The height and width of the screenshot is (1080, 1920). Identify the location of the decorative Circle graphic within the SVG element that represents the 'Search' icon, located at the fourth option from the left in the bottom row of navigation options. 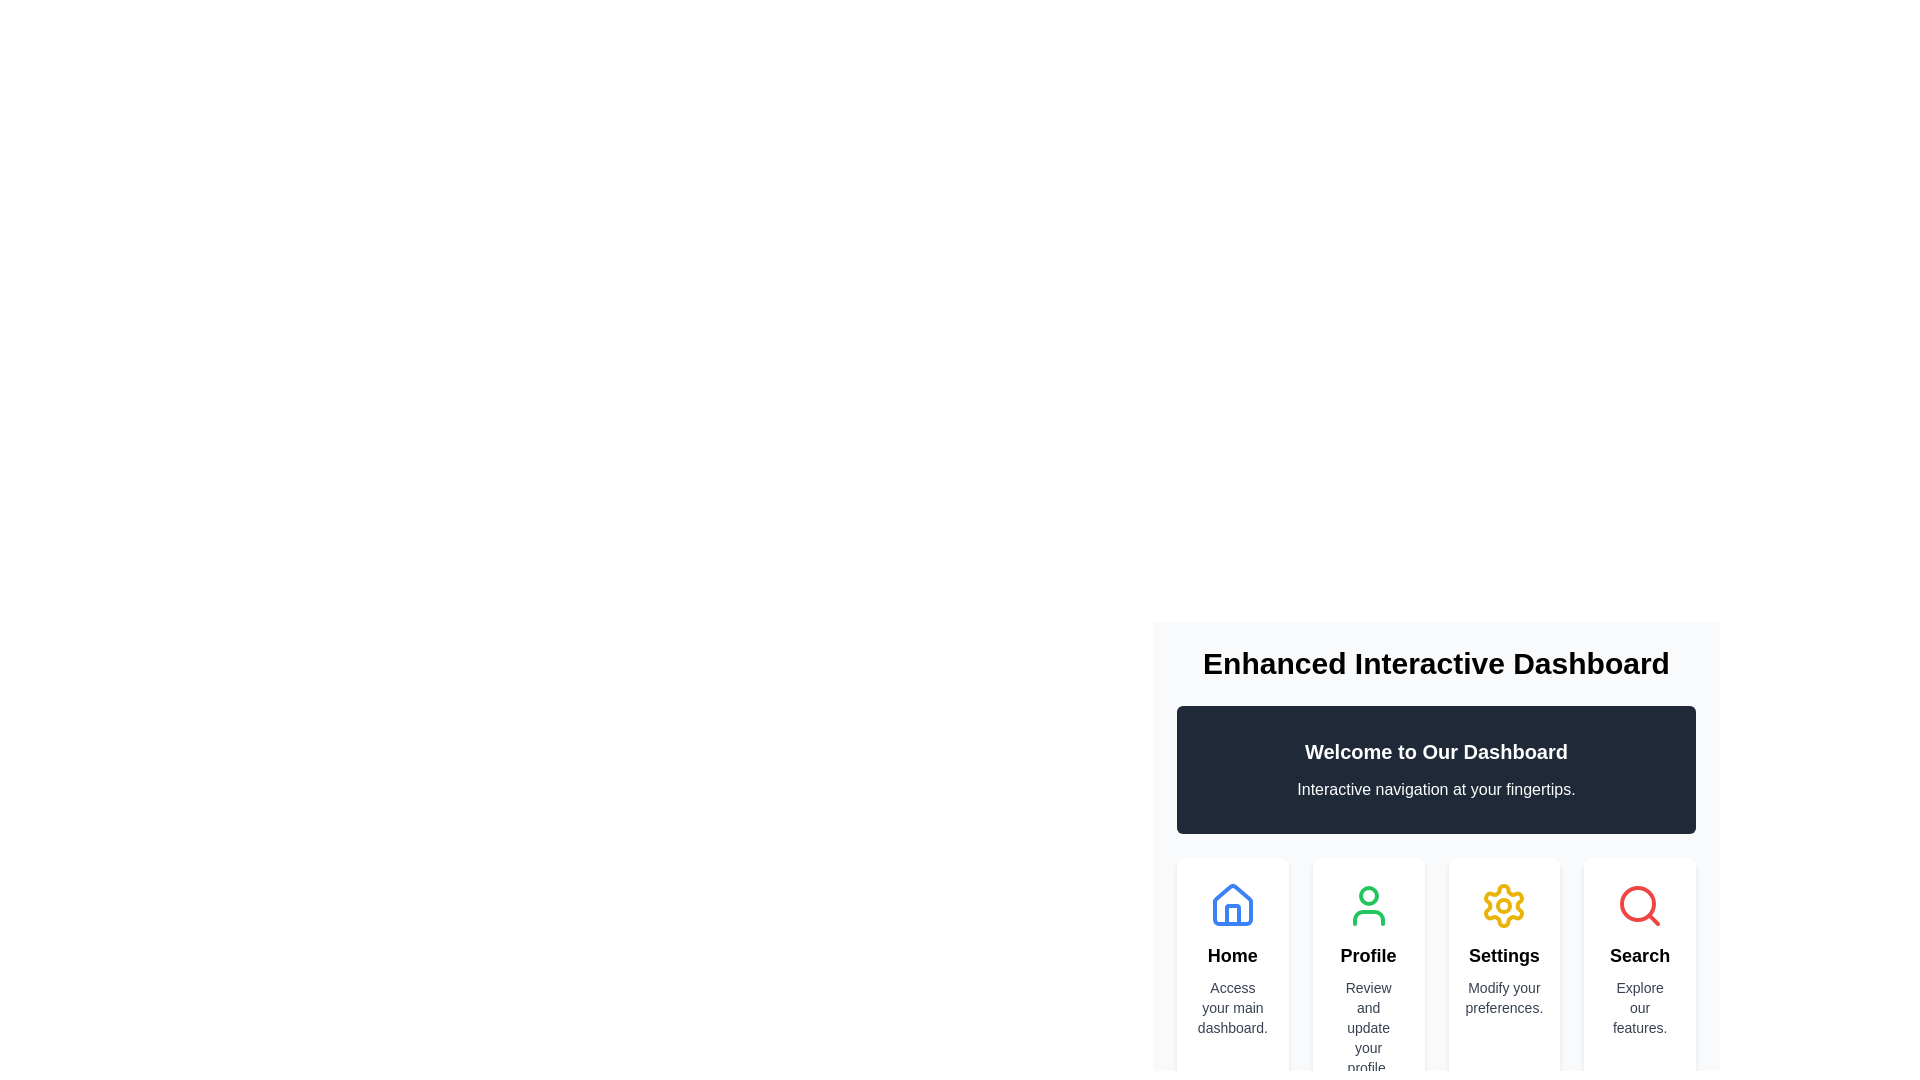
(1638, 903).